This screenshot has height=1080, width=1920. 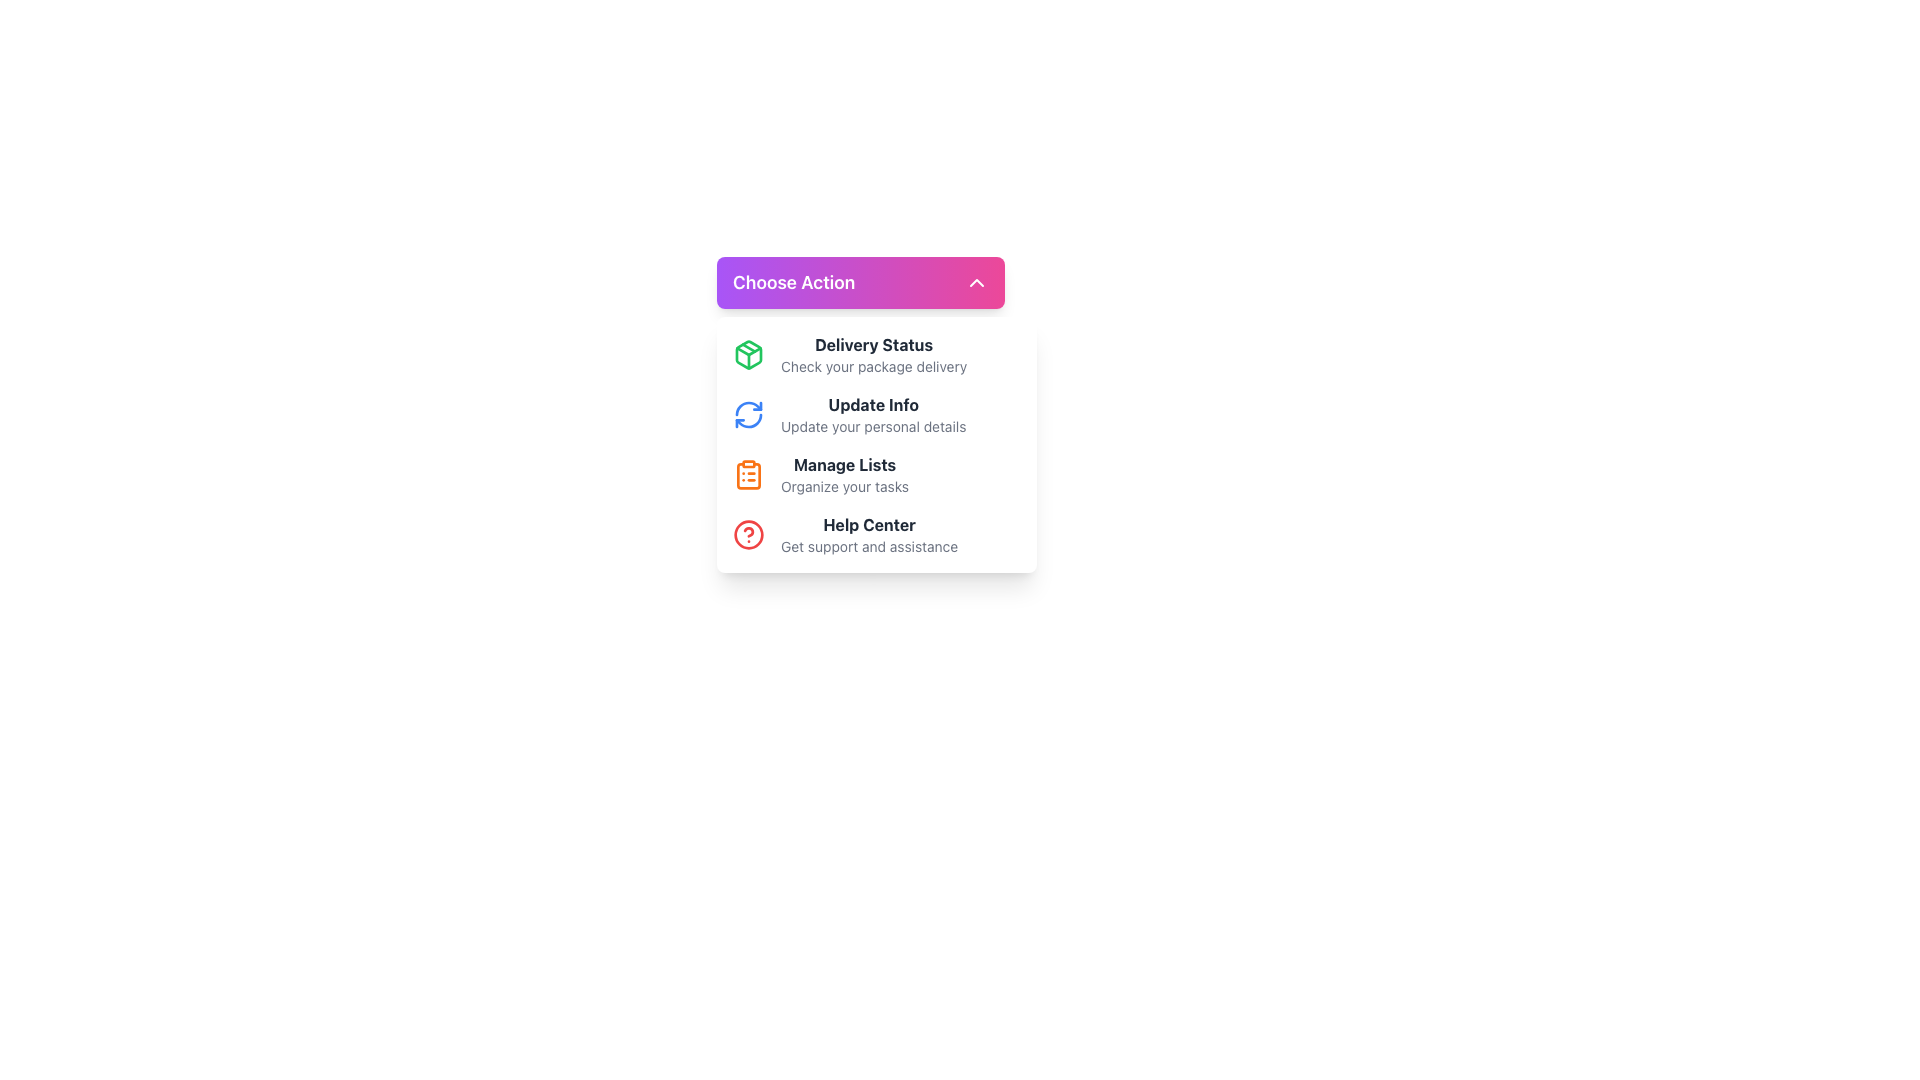 I want to click on the bold text label that reads 'Update Info.' which is prominently displayed in dark gray color within the menu interface, so click(x=873, y=405).